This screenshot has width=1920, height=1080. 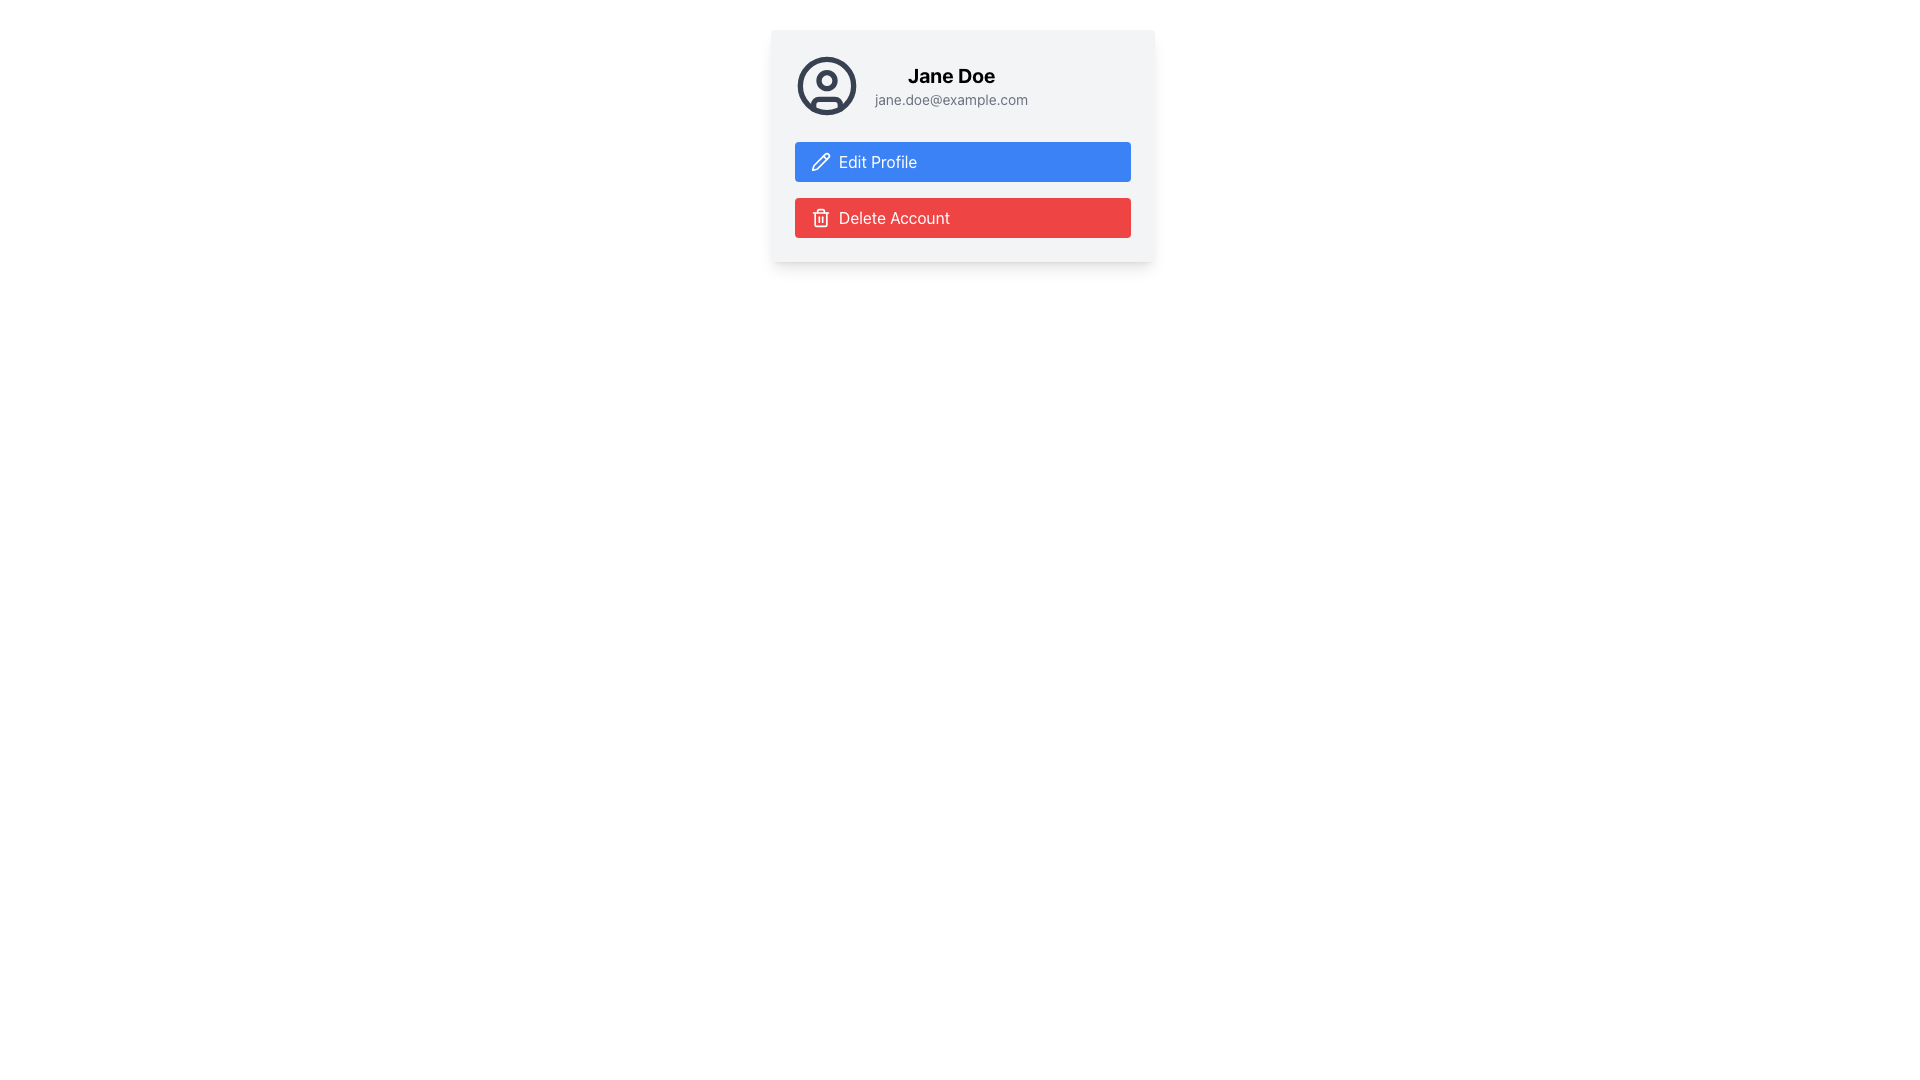 What do you see at coordinates (820, 161) in the screenshot?
I see `the edit icon within the 'Edit Profile' button` at bounding box center [820, 161].